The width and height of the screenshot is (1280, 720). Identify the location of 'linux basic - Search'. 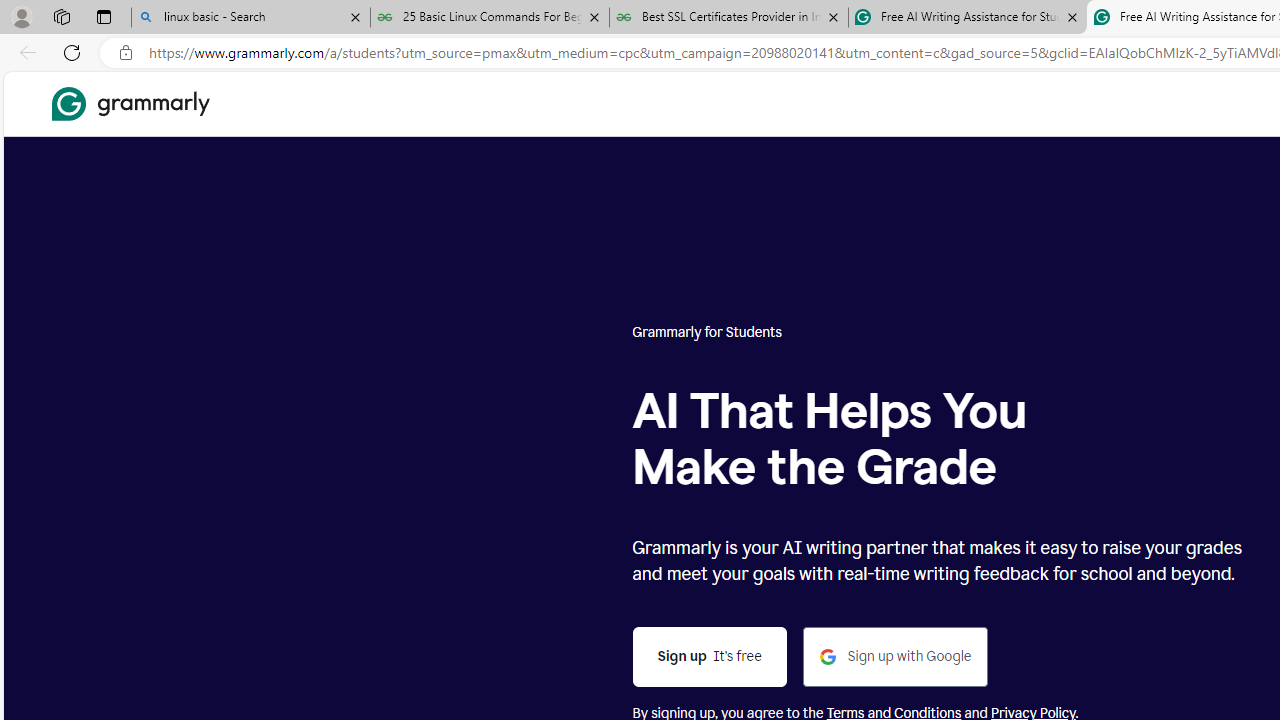
(249, 17).